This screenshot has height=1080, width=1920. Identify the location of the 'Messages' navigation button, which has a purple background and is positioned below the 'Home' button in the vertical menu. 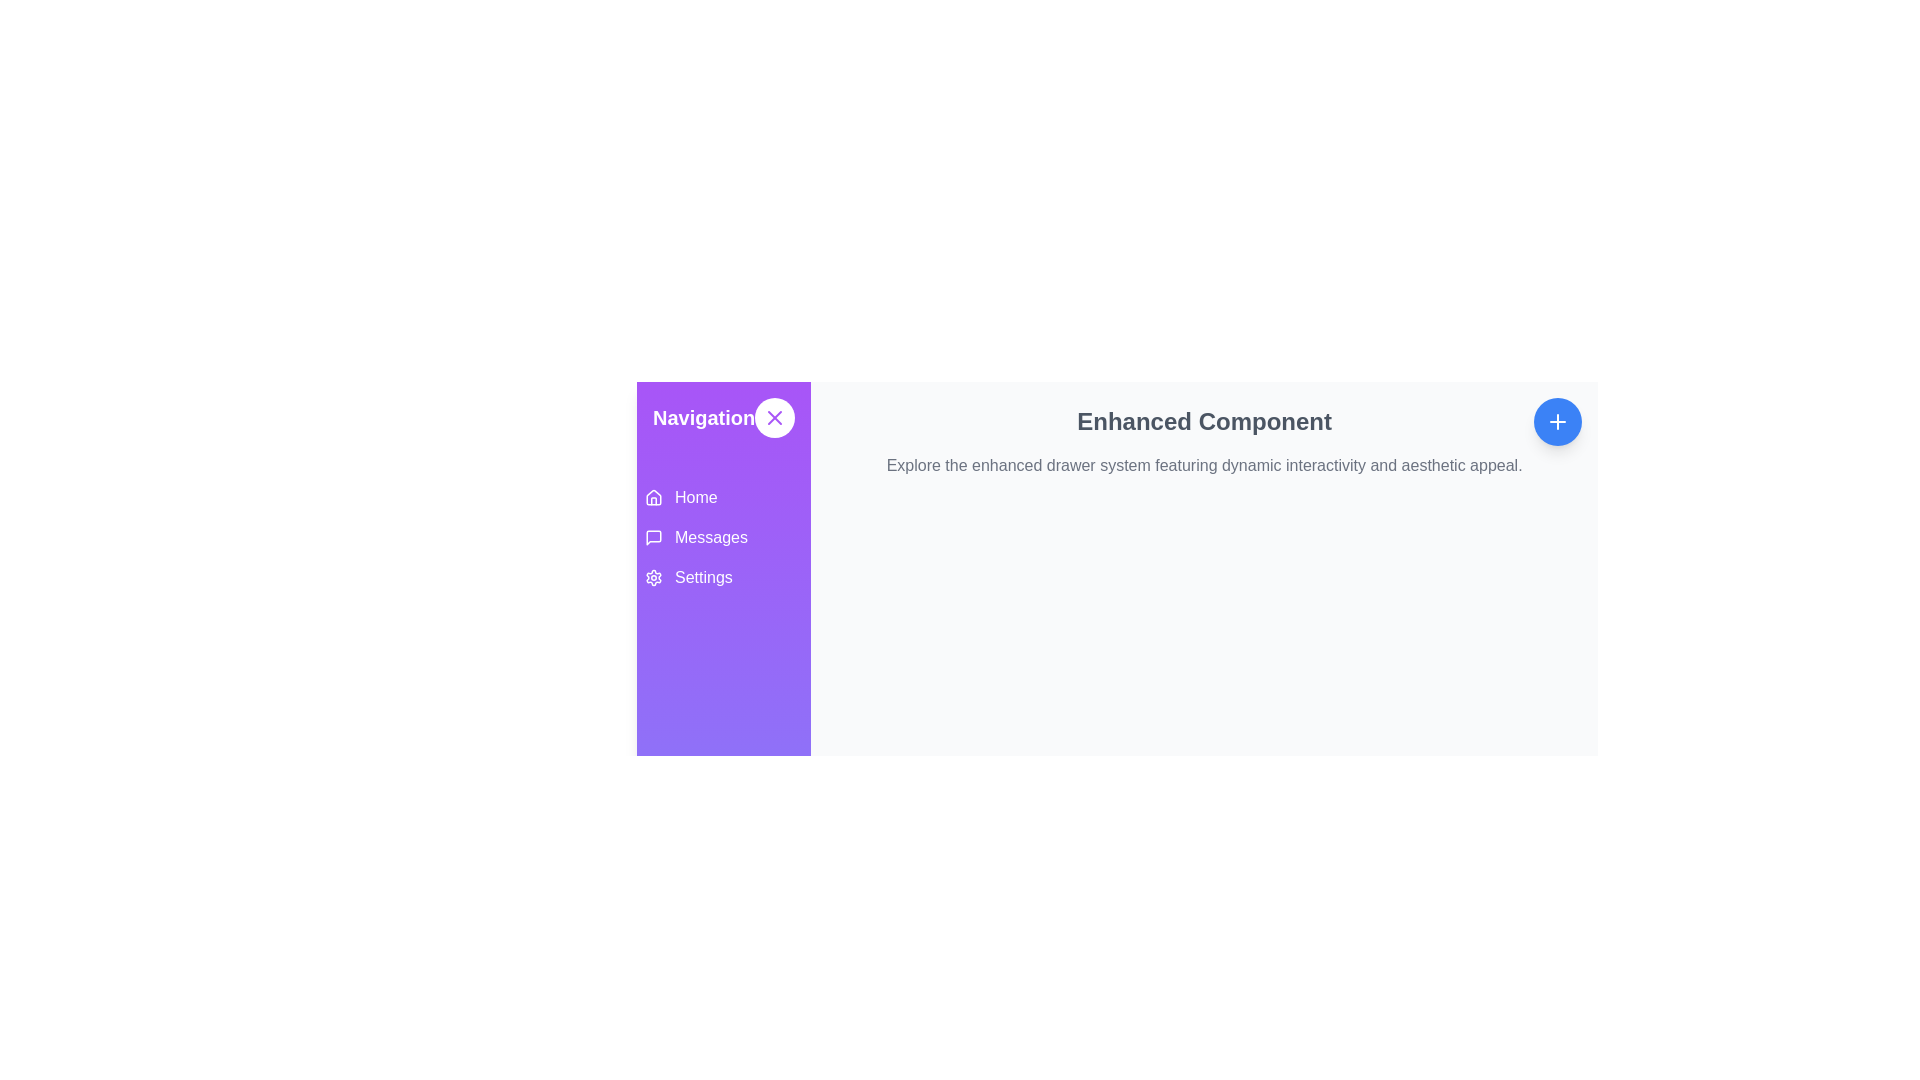
(723, 536).